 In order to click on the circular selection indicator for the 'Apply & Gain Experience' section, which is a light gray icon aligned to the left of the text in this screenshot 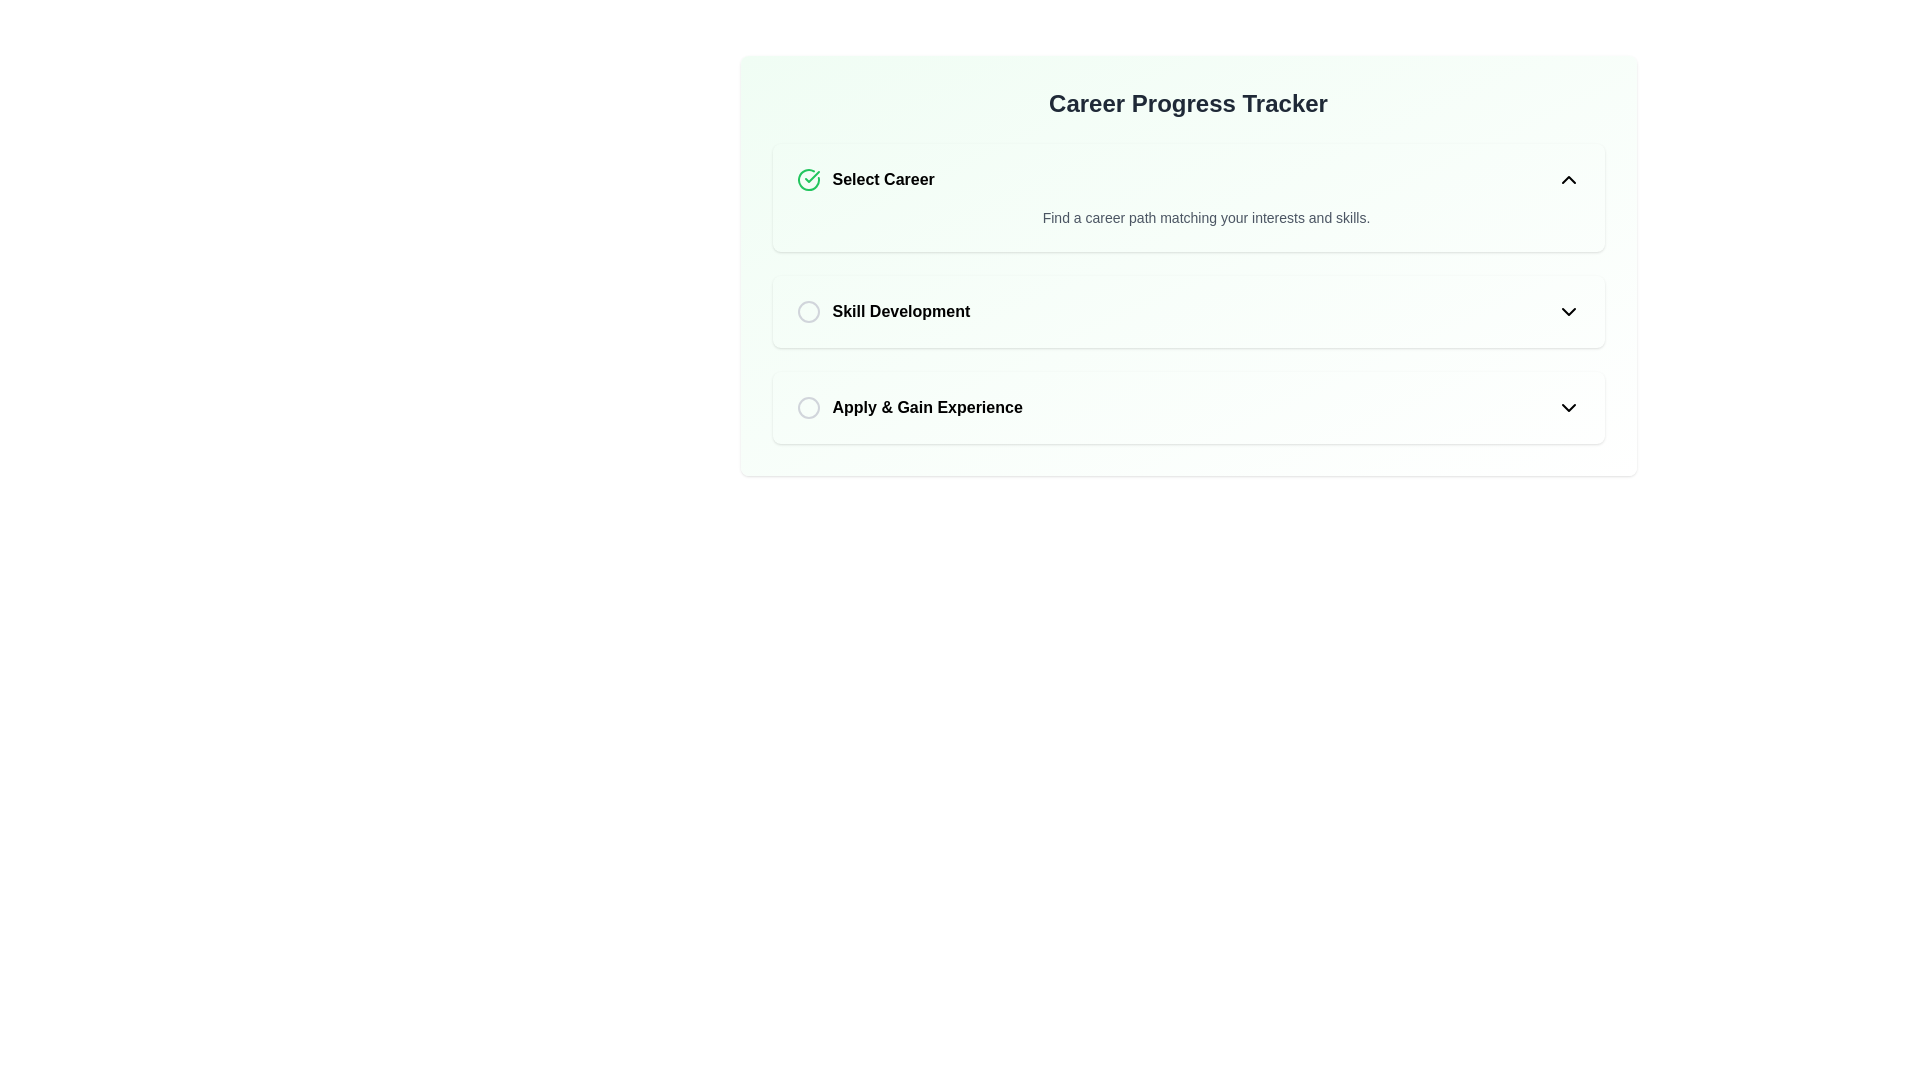, I will do `click(808, 407)`.